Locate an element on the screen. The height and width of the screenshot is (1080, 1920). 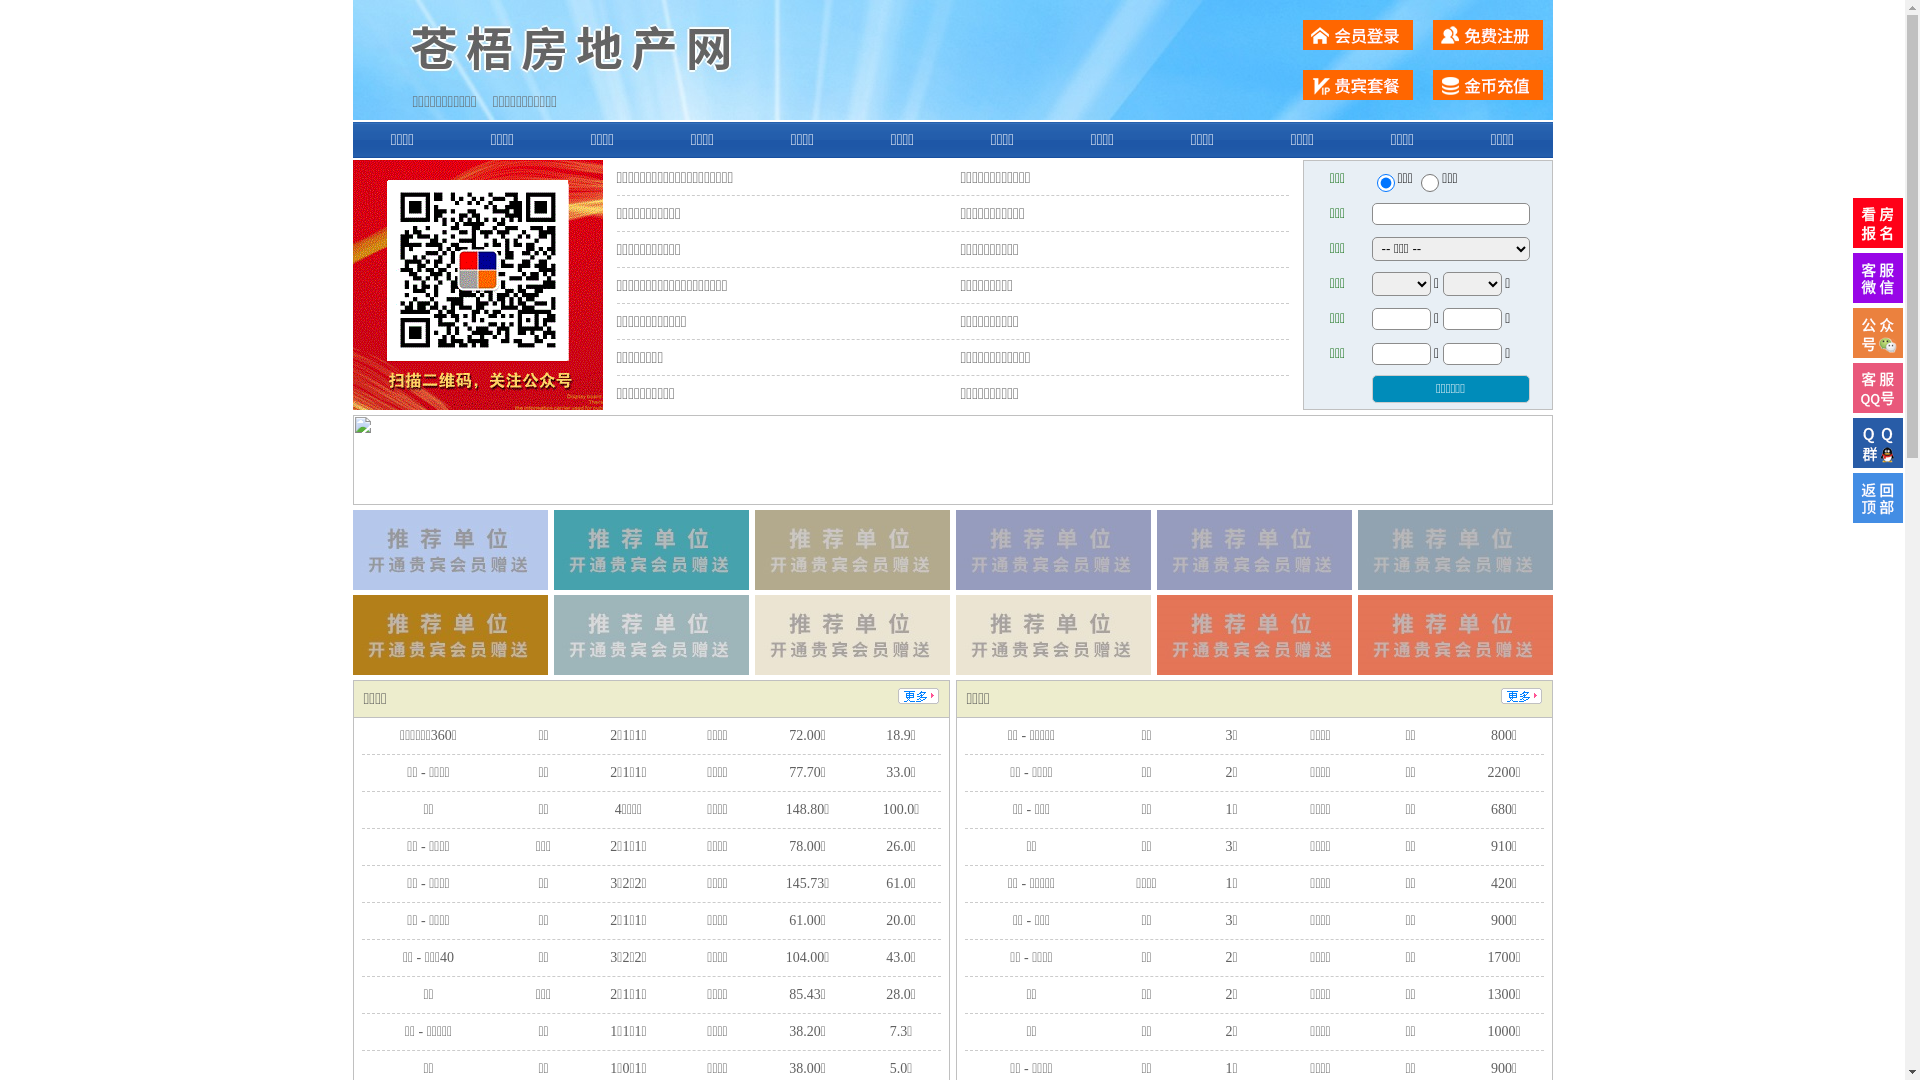
'chuzu' is located at coordinates (1429, 182).